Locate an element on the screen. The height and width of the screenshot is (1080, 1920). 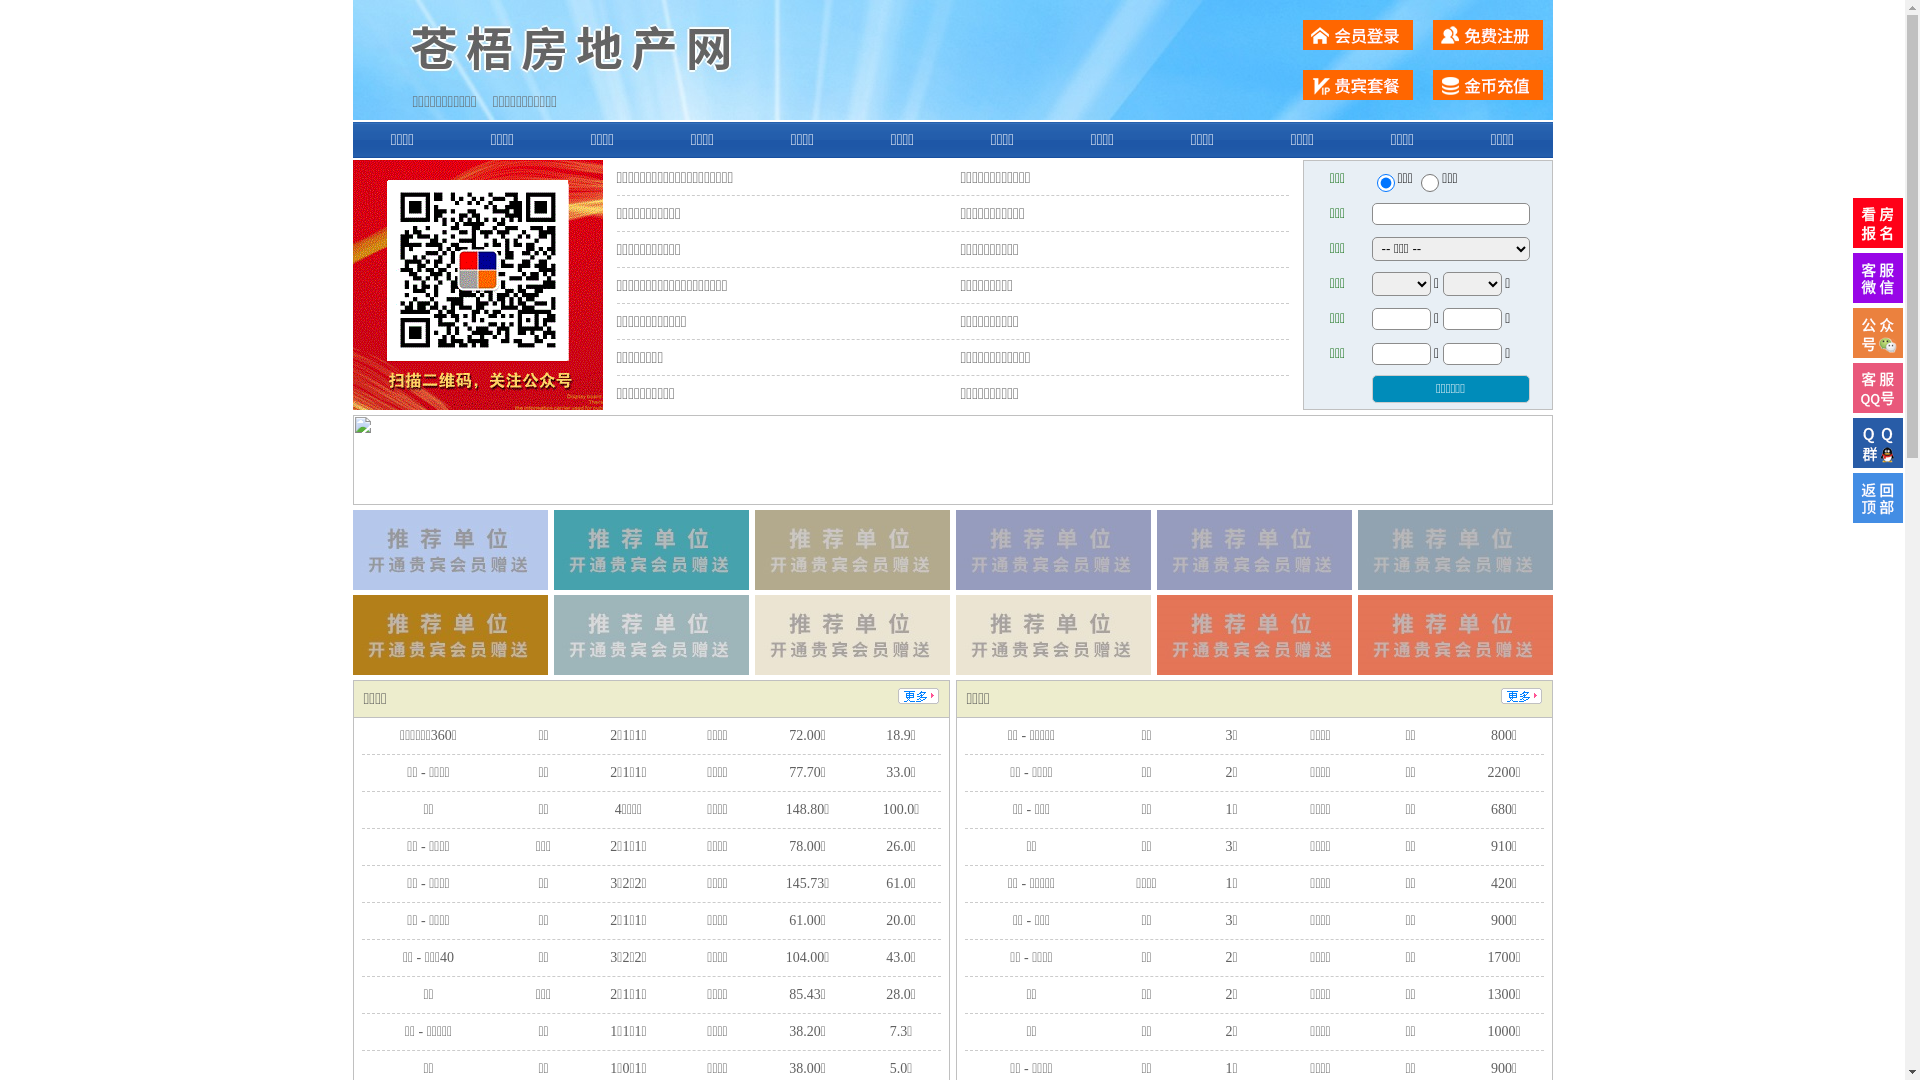
'chuzu' is located at coordinates (1429, 182).